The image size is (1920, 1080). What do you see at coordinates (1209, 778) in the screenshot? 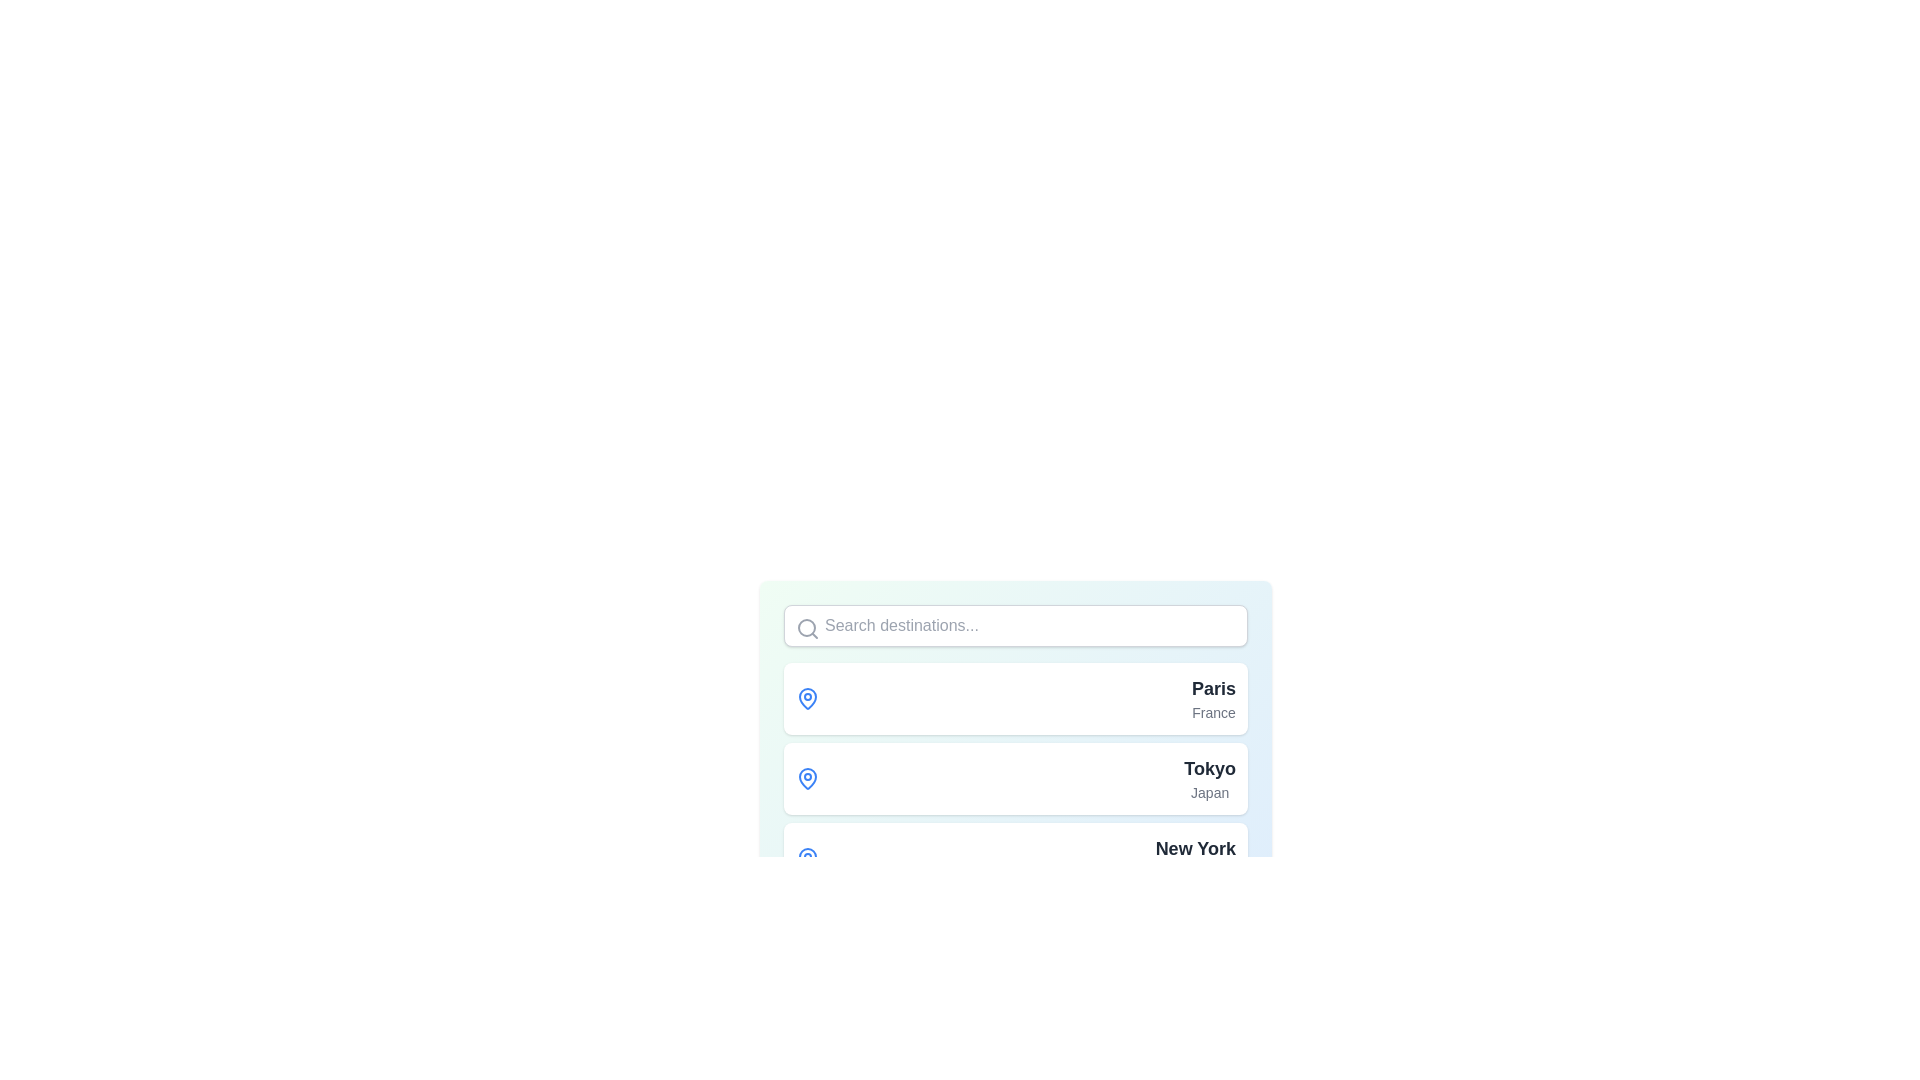
I see `to select the location displayed in the text label showing 'Tokyo' as the city name and 'Japan' as the country name, which is visually distinct with bold and large font for the city and lighter font for the country, positioned under 'Paris' and above 'New York'` at bounding box center [1209, 778].